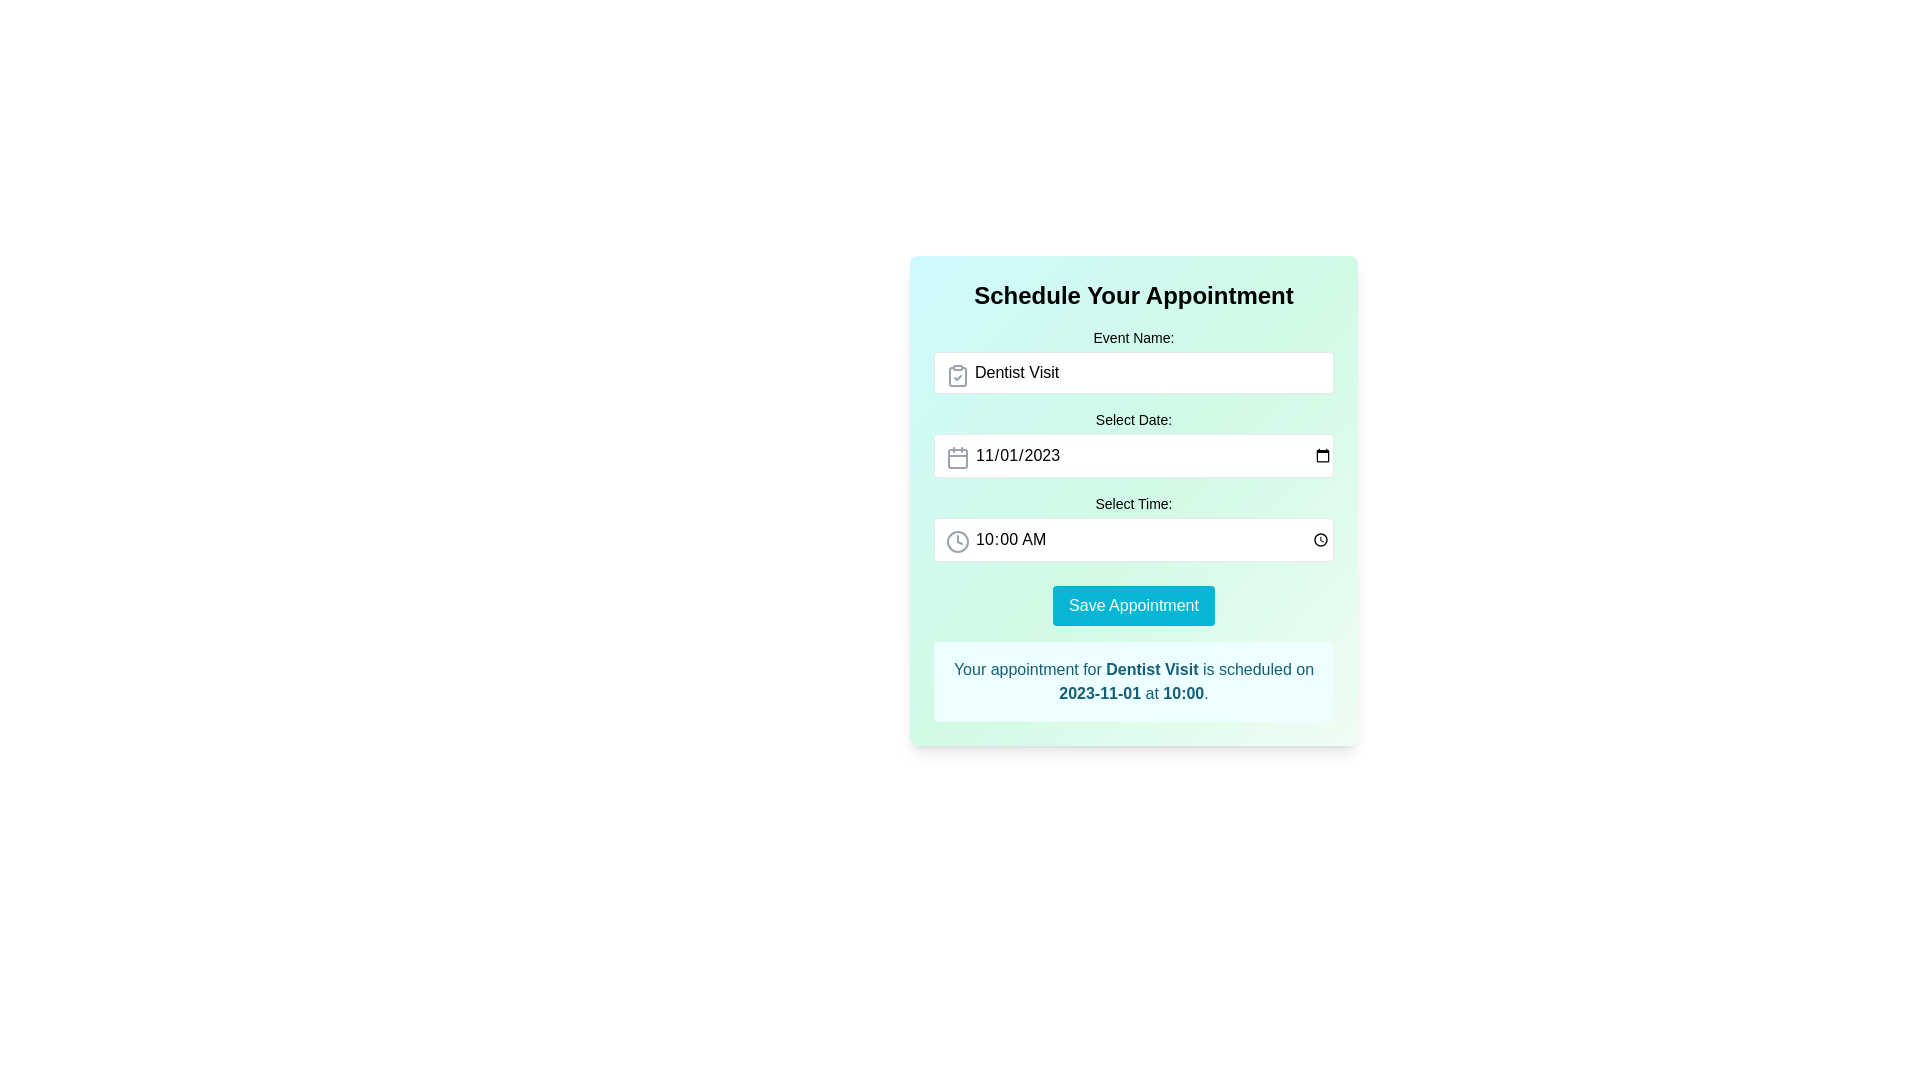  I want to click on Text Label located at the top of the form layout, directly above the event name input field, to understand the associated input's purpose, so click(1133, 337).